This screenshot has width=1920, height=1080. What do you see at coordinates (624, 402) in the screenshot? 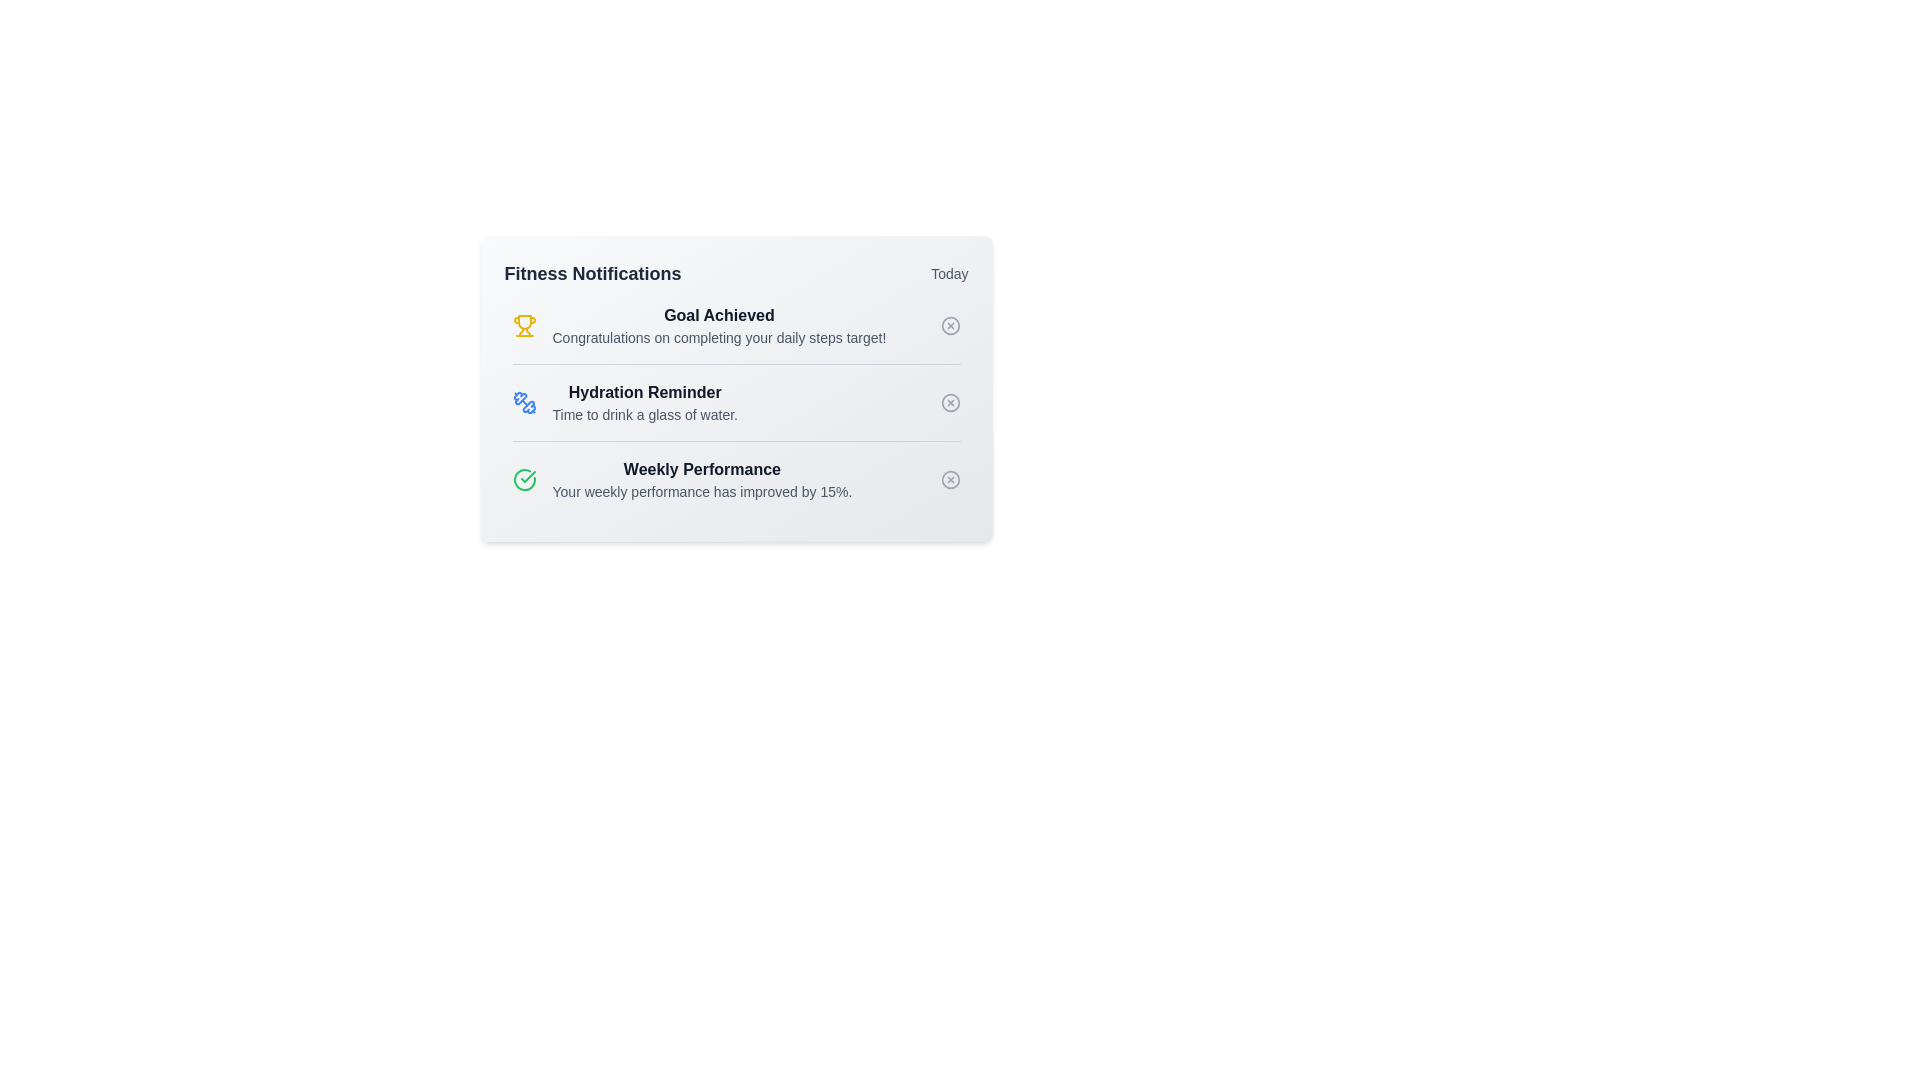
I see `the second notification card in the Fitness Notifications section` at bounding box center [624, 402].